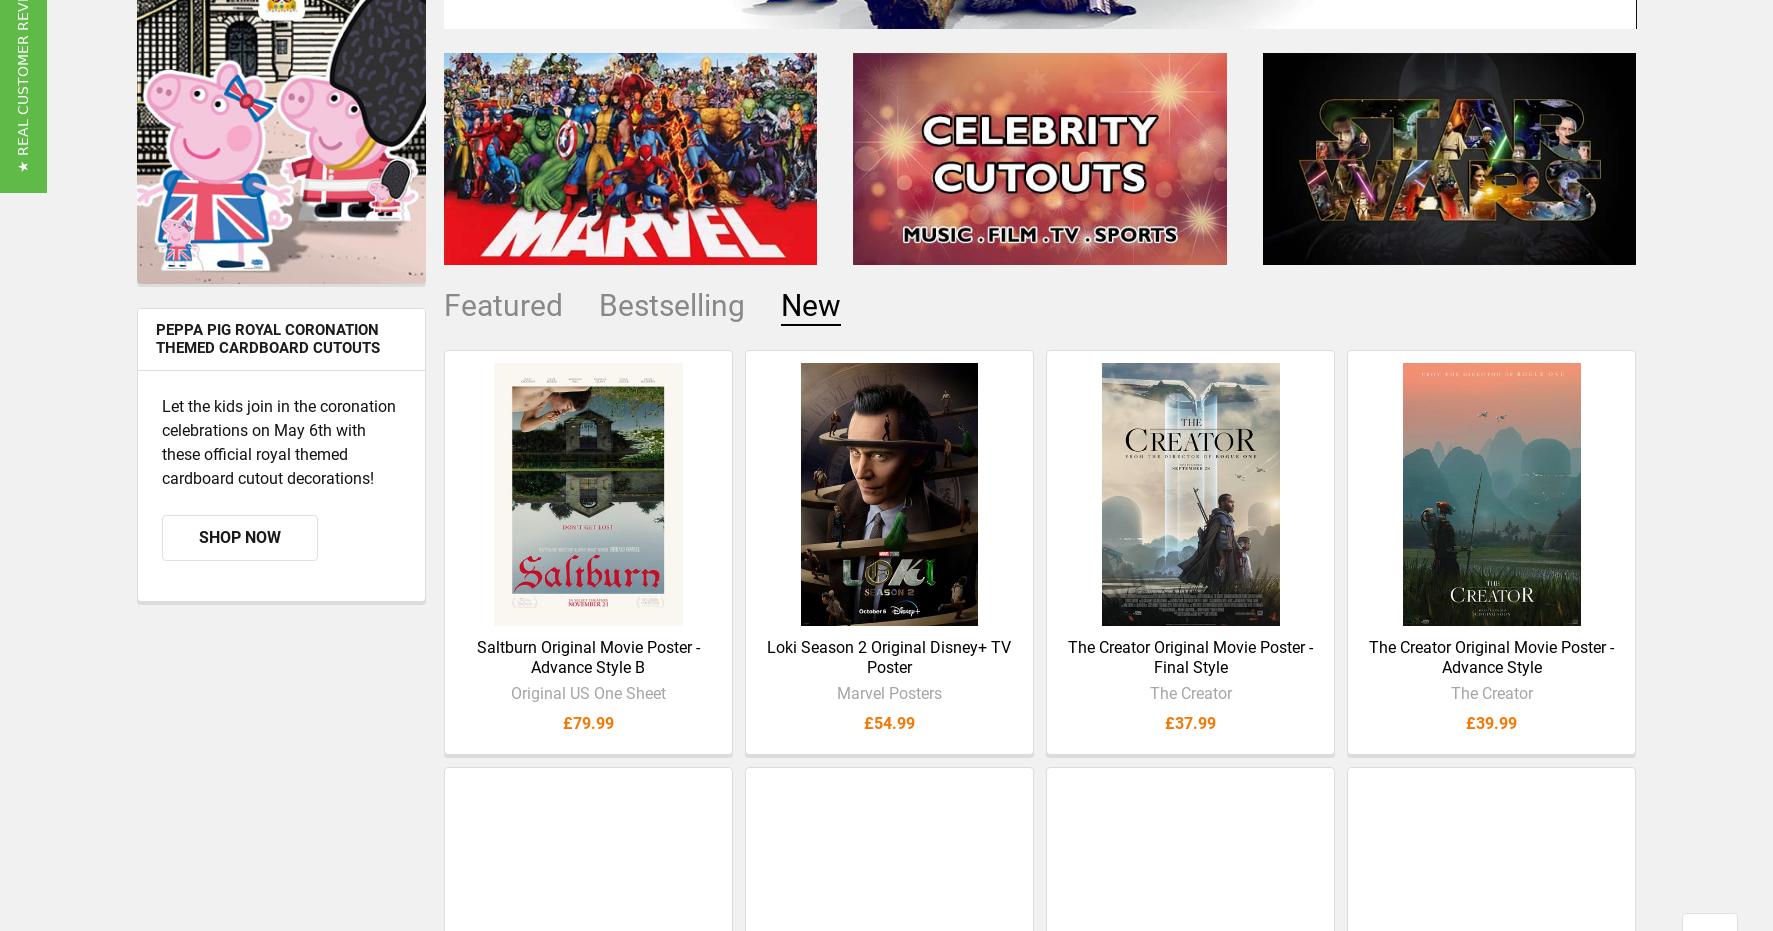 This screenshot has height=931, width=1773. I want to click on 'Shop Now', so click(197, 552).